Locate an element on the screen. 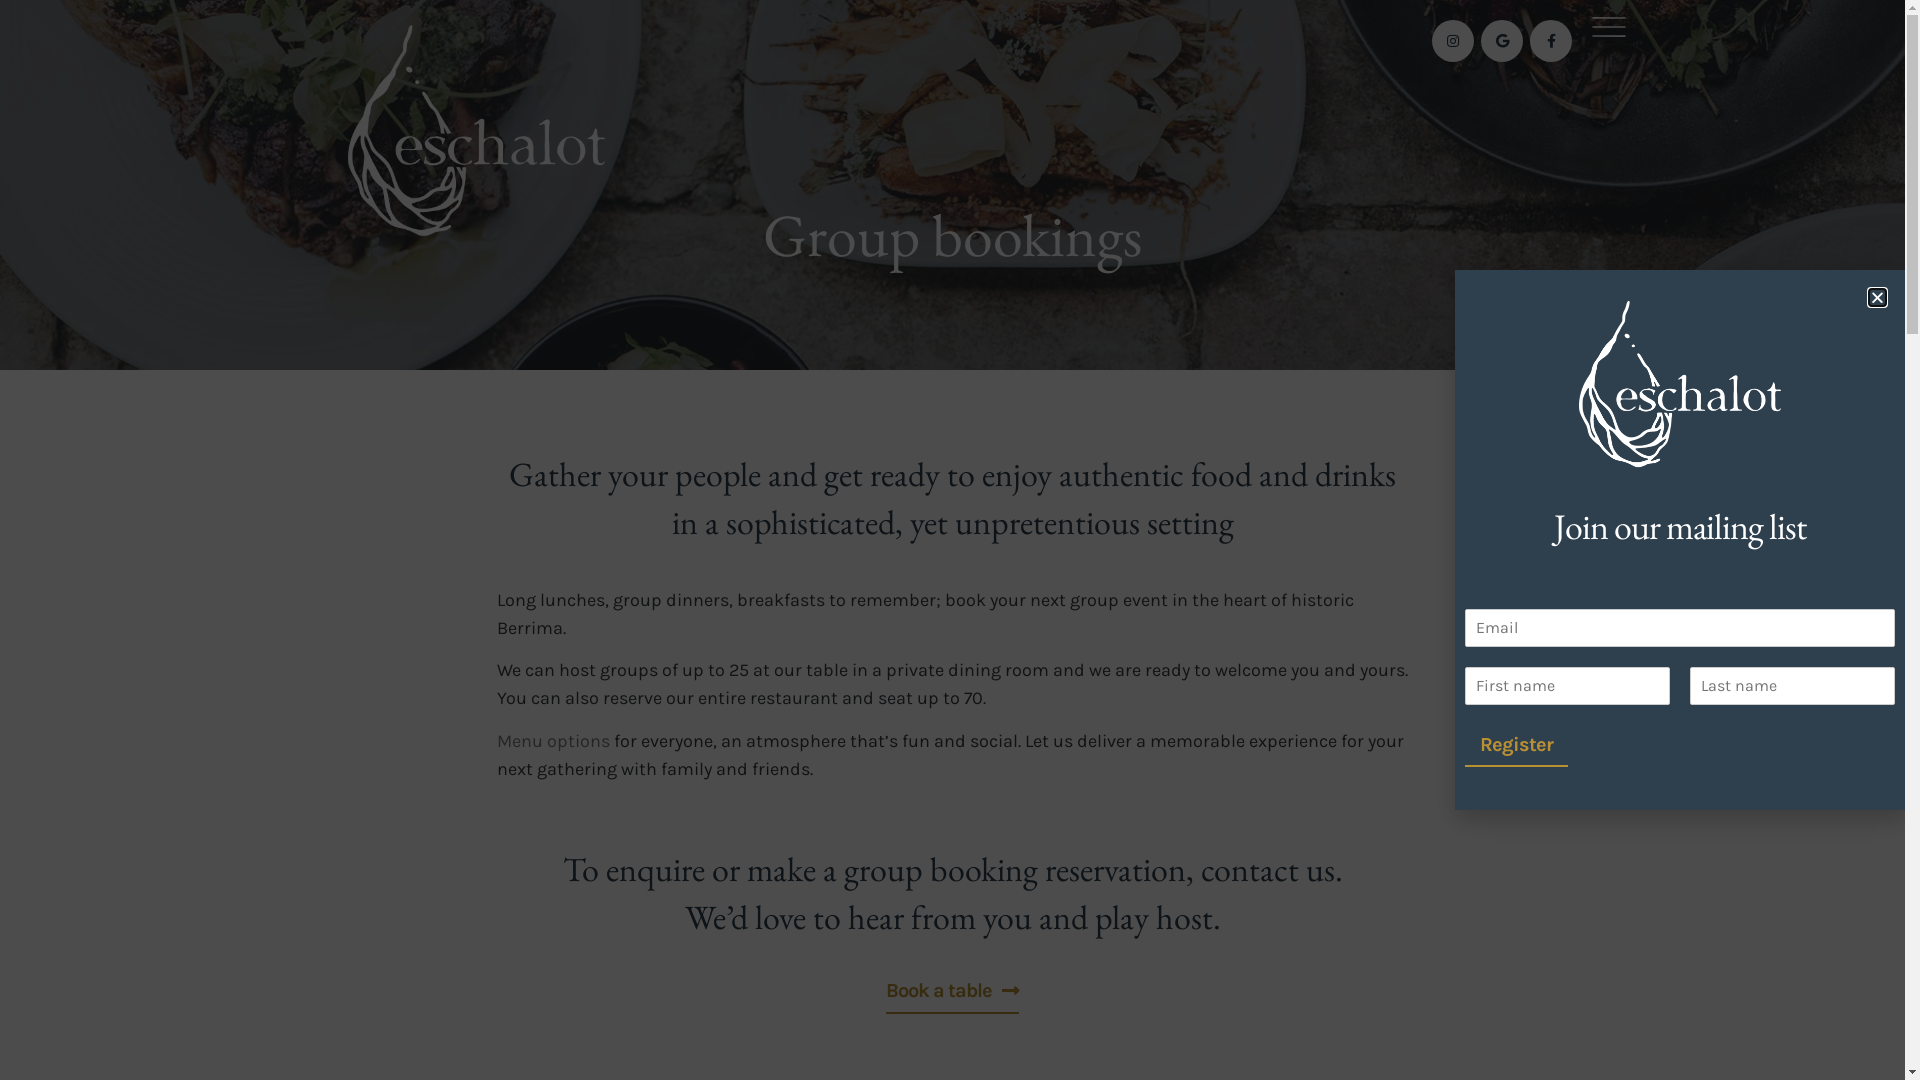  'contact us' is located at coordinates (1266, 867).